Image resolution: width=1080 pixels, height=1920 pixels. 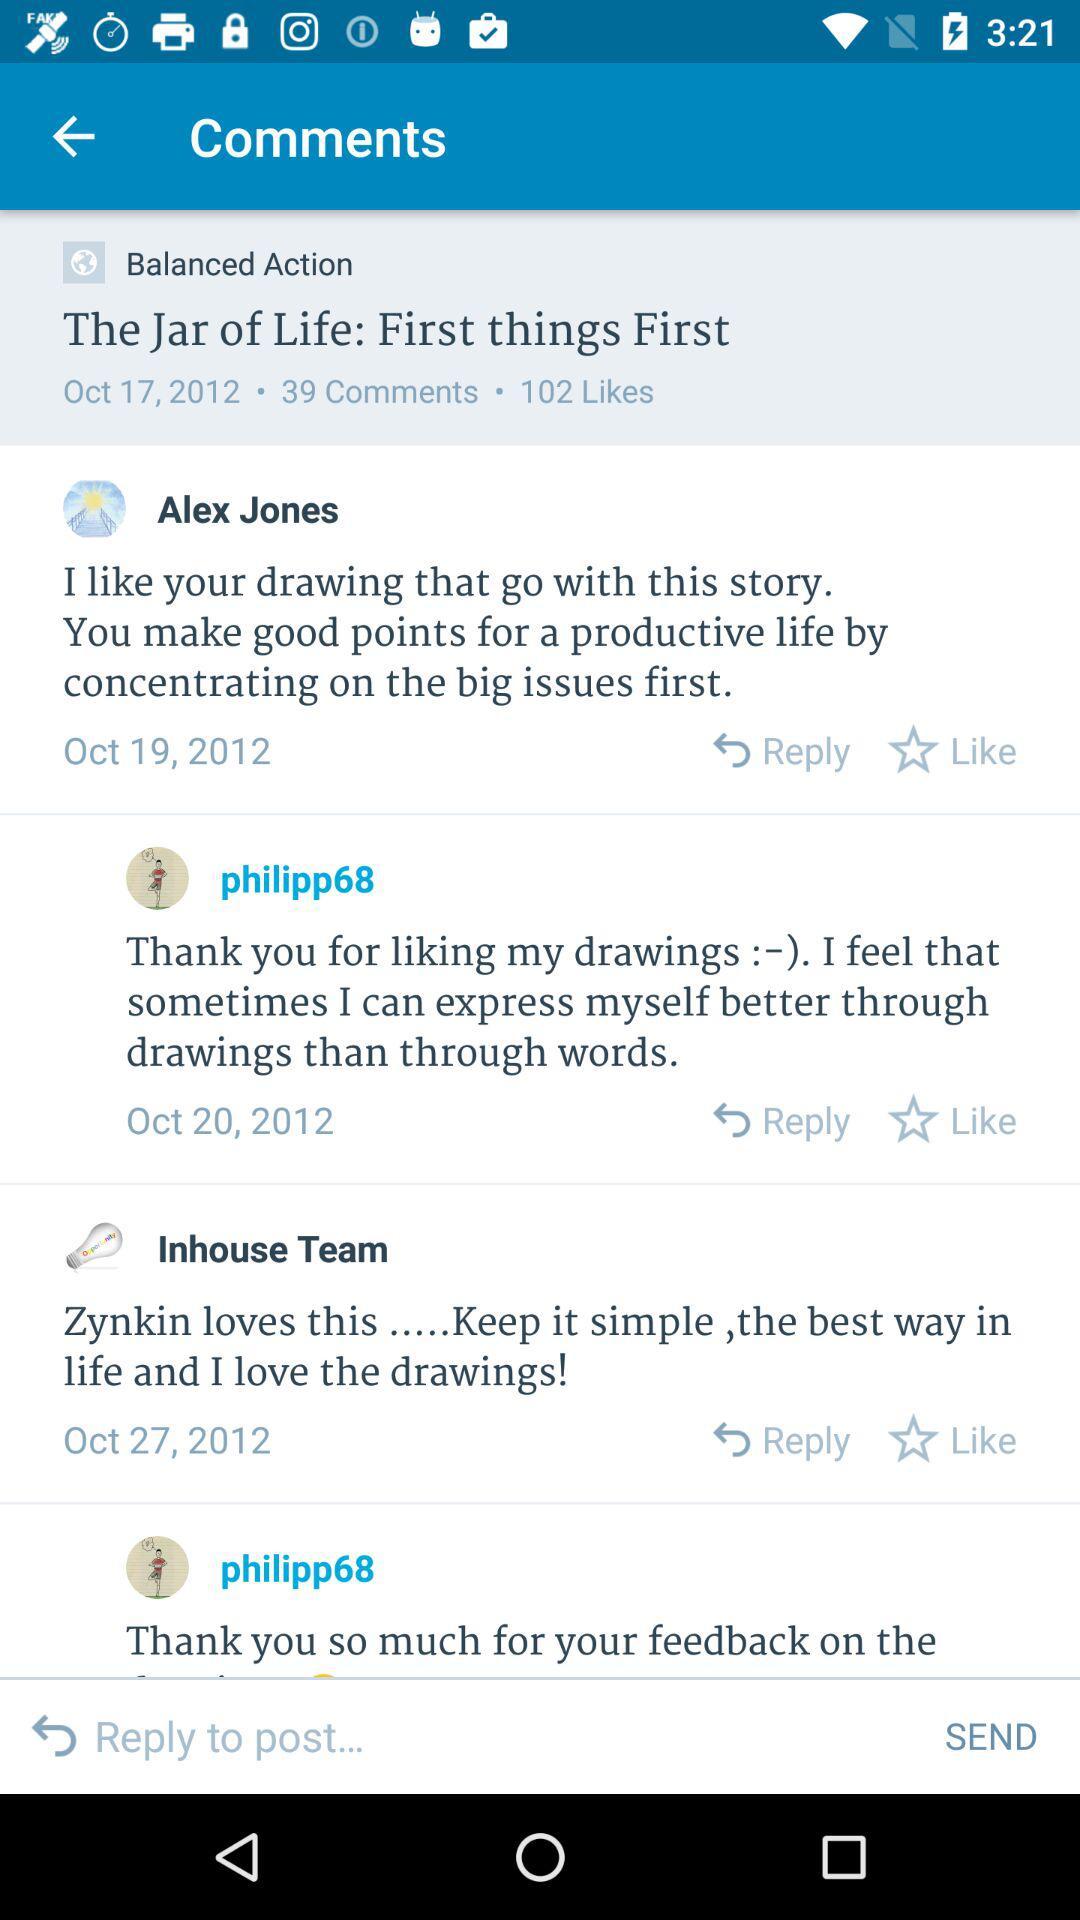 I want to click on reply option, so click(x=730, y=748).